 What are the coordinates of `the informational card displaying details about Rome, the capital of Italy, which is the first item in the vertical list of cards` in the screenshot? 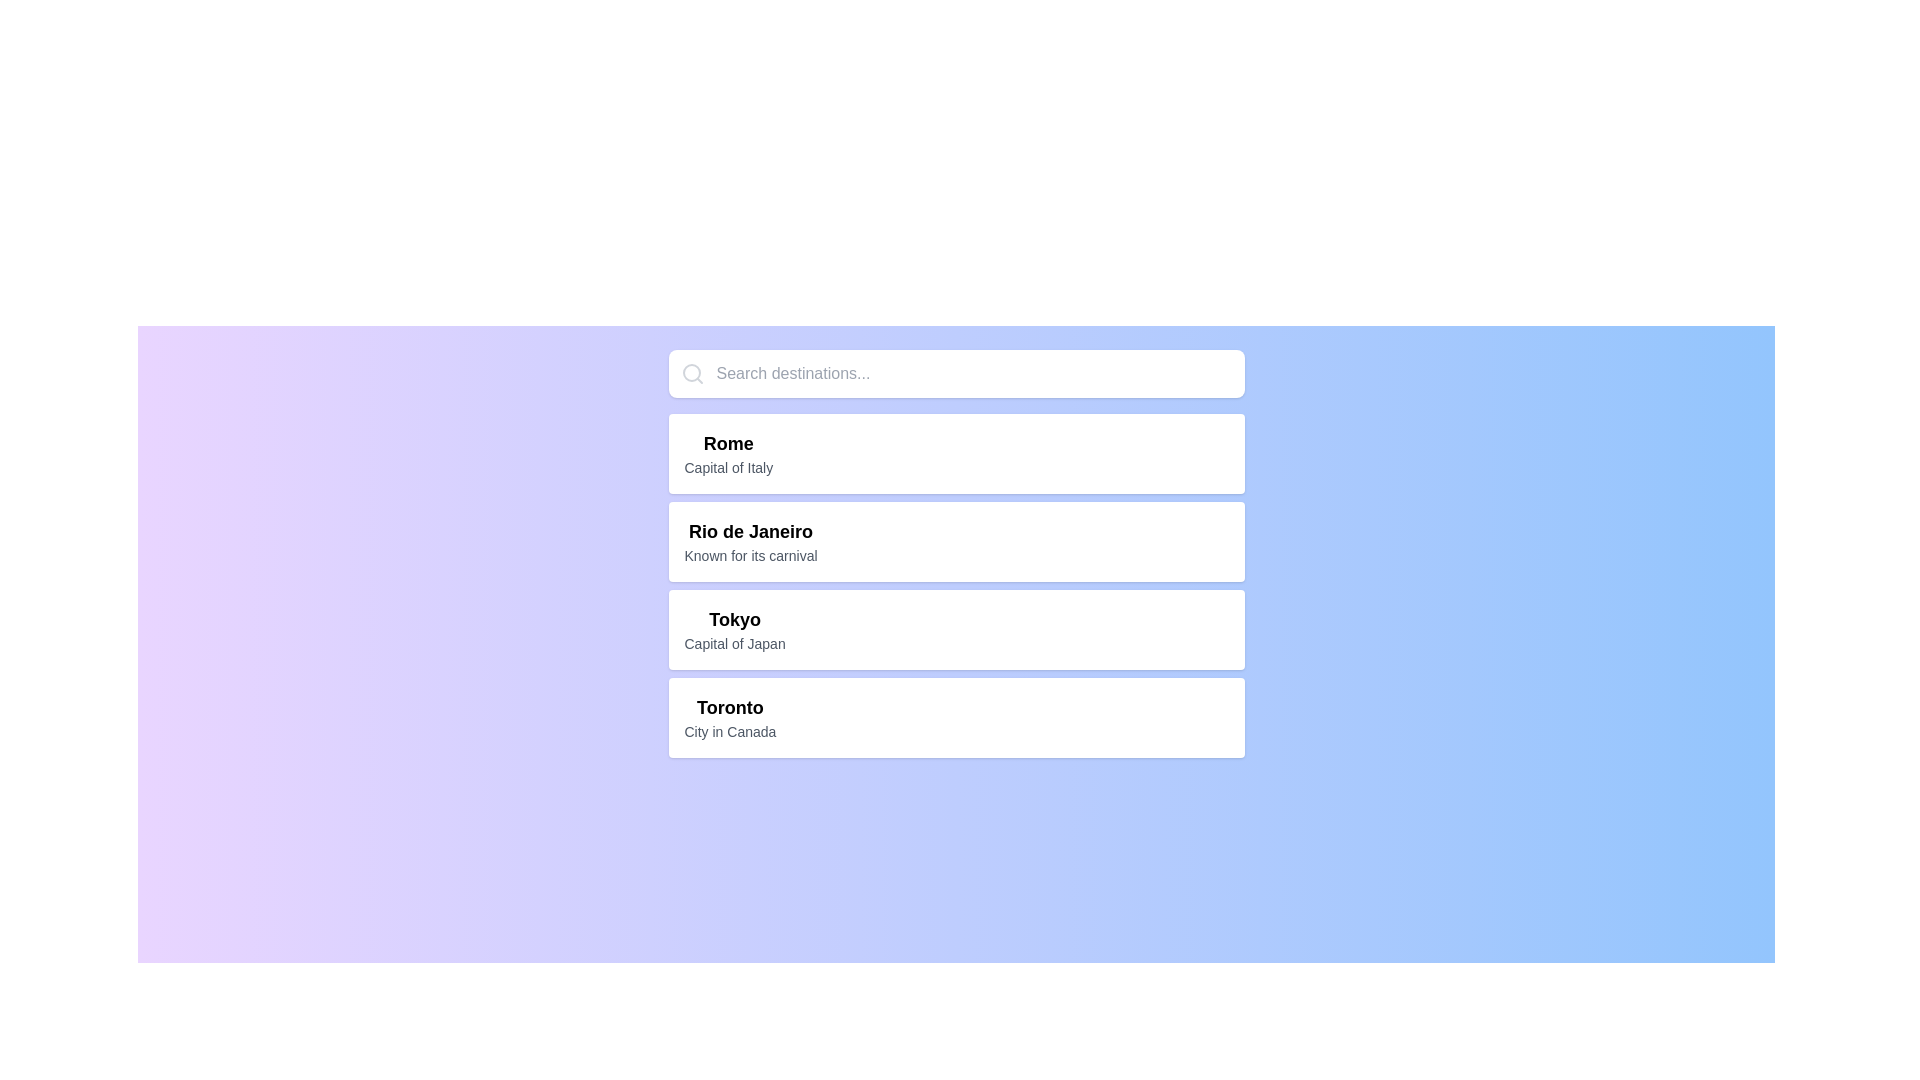 It's located at (955, 454).